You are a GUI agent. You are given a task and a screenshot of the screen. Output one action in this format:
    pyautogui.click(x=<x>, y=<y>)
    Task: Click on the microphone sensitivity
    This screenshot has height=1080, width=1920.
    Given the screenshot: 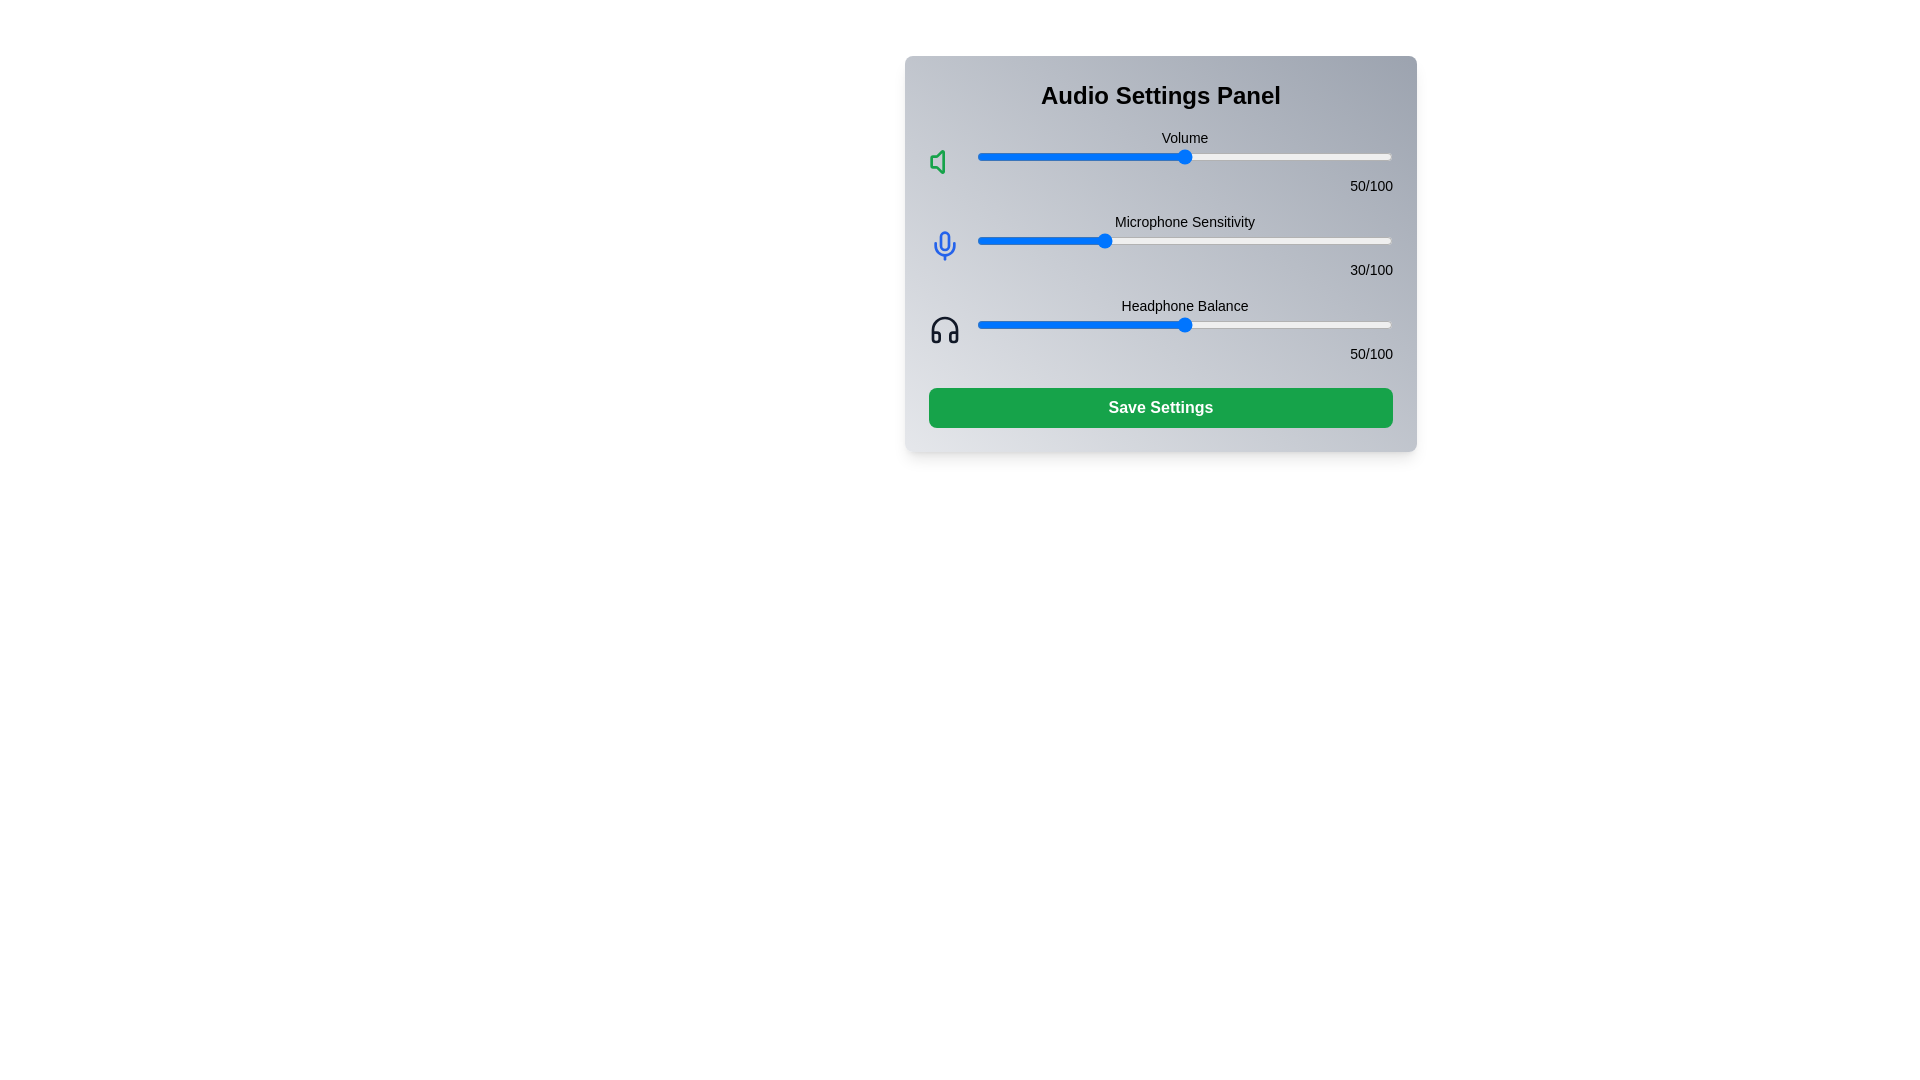 What is the action you would take?
    pyautogui.click(x=1355, y=239)
    